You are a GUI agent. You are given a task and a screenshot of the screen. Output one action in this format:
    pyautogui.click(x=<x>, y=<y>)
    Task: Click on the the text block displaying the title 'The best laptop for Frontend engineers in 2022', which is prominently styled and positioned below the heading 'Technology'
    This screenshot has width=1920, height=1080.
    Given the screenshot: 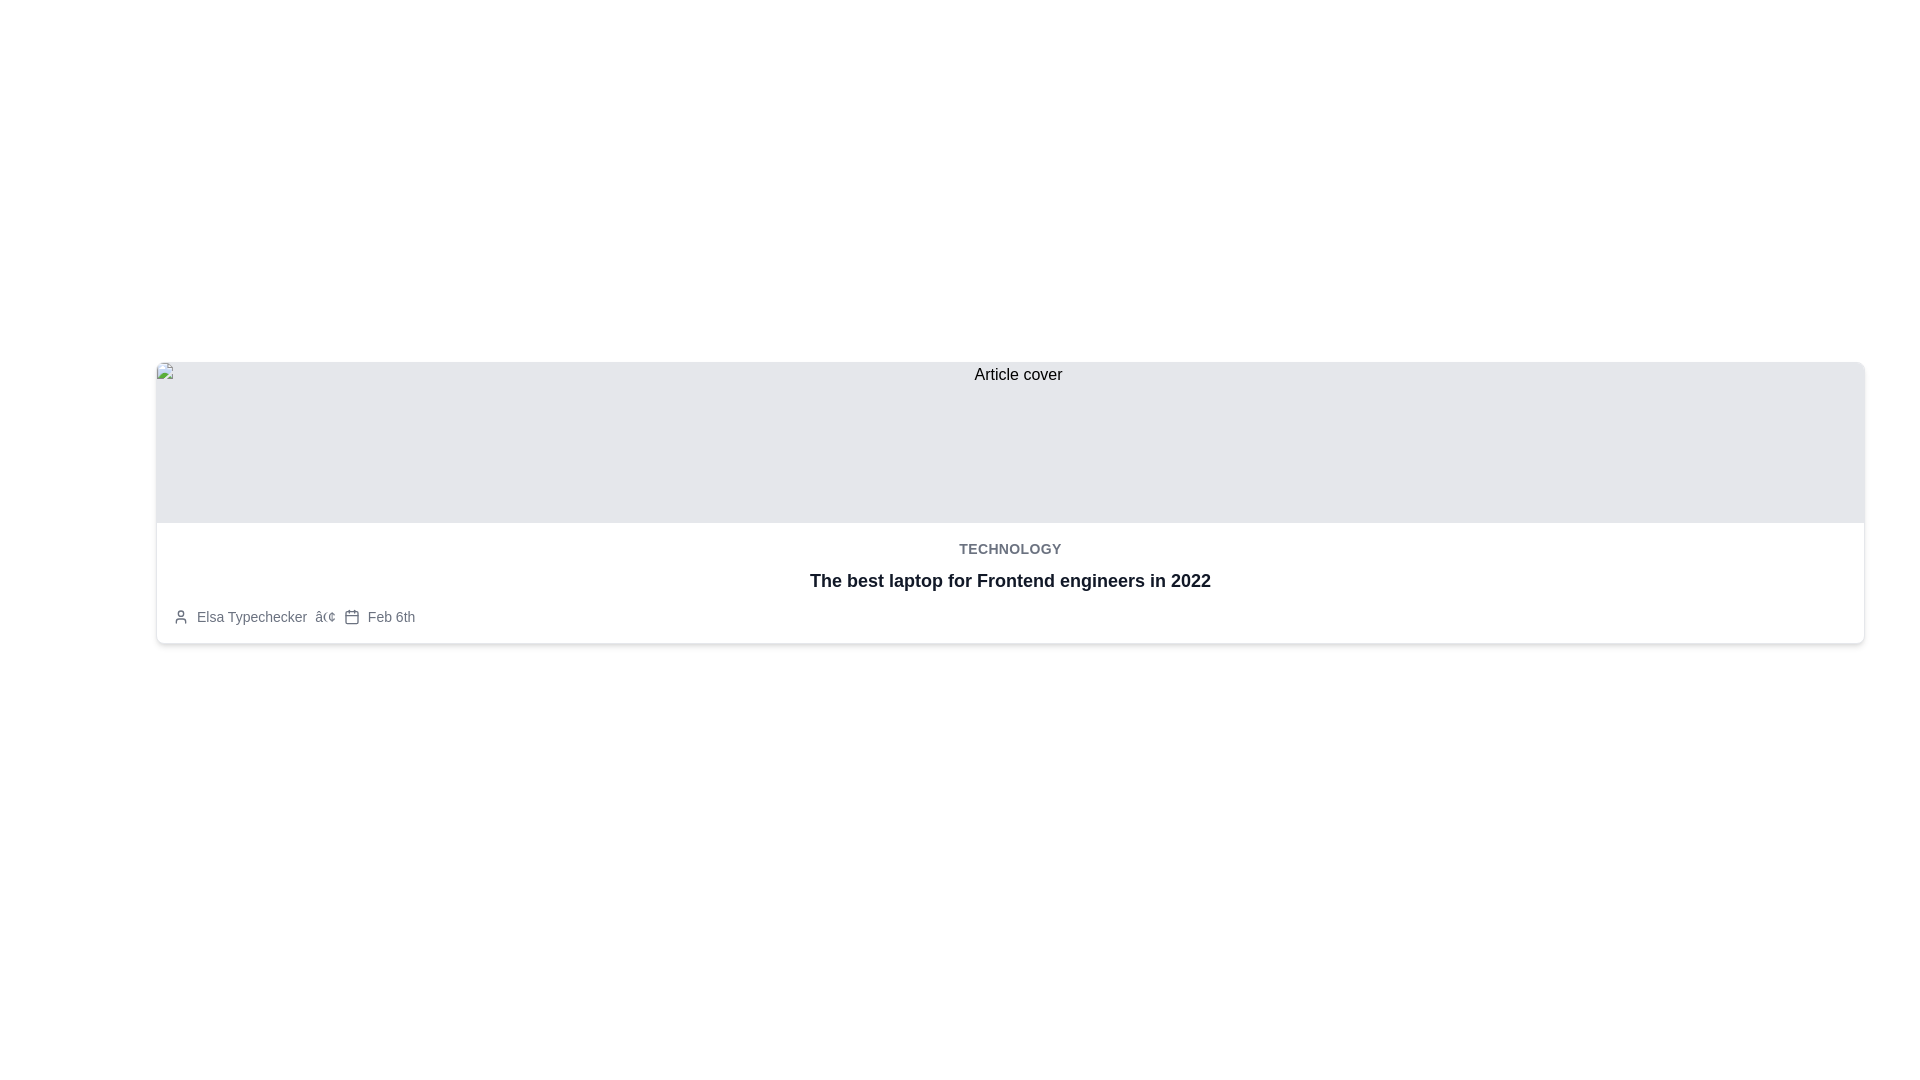 What is the action you would take?
    pyautogui.click(x=1010, y=581)
    